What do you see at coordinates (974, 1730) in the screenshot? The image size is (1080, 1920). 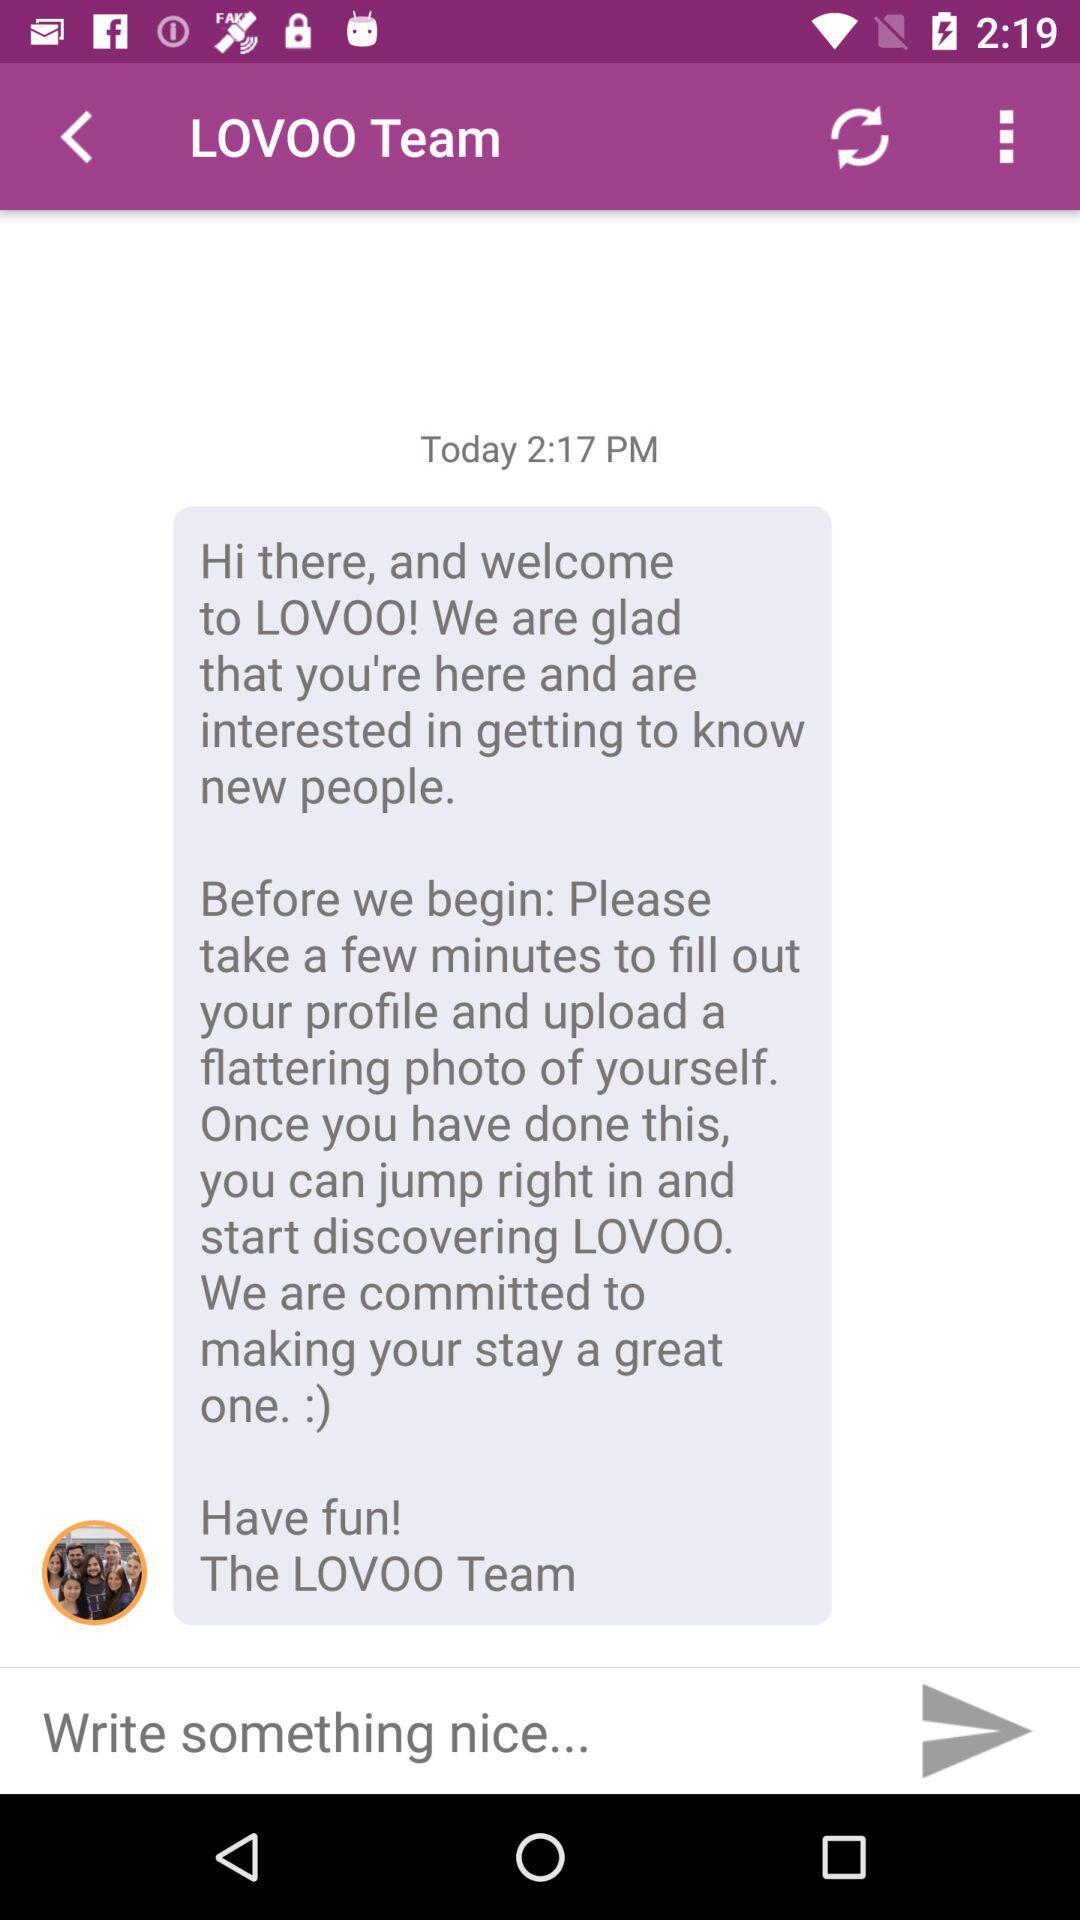 I see `to send` at bounding box center [974, 1730].